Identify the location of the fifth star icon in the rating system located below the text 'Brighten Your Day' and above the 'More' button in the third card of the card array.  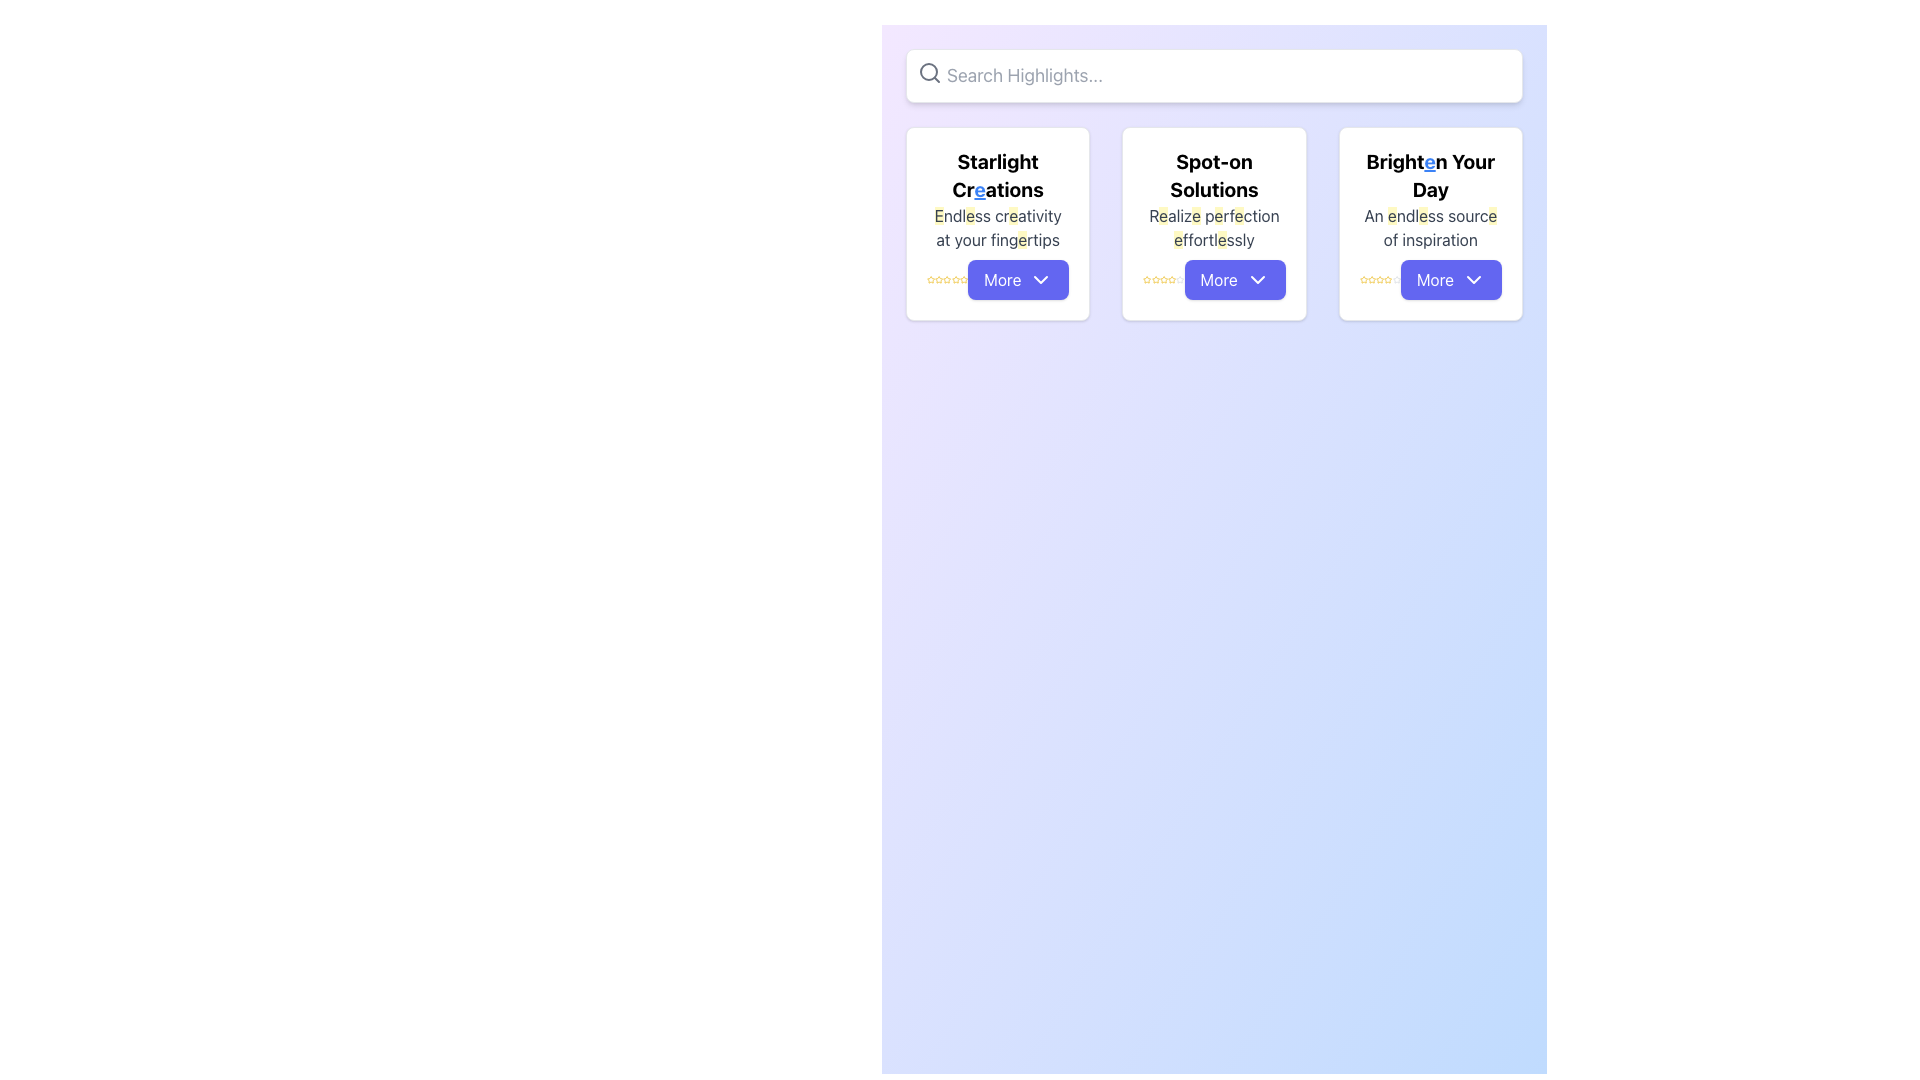
(1387, 280).